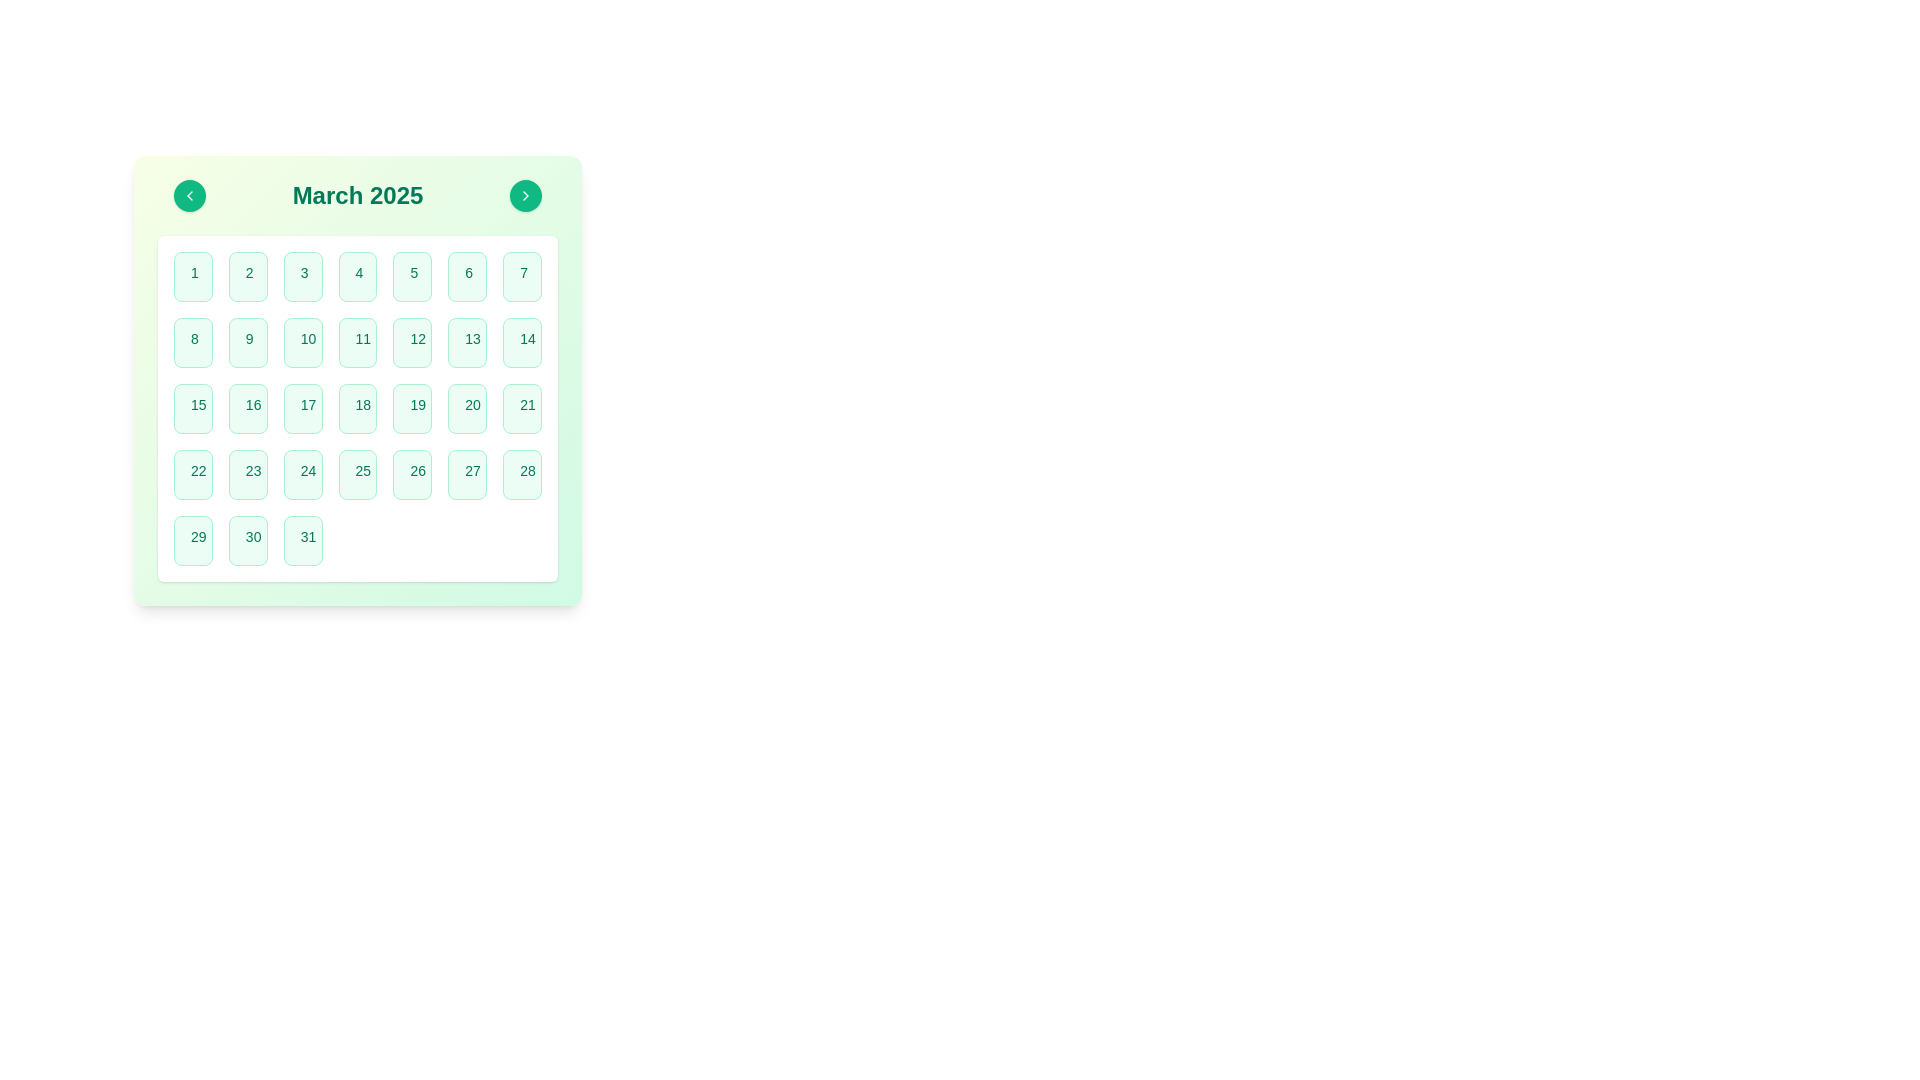  Describe the element at coordinates (363, 405) in the screenshot. I see `the date '18' displayed in a bold, medium-sized green font inside a rounded box in the calendar grid` at that location.